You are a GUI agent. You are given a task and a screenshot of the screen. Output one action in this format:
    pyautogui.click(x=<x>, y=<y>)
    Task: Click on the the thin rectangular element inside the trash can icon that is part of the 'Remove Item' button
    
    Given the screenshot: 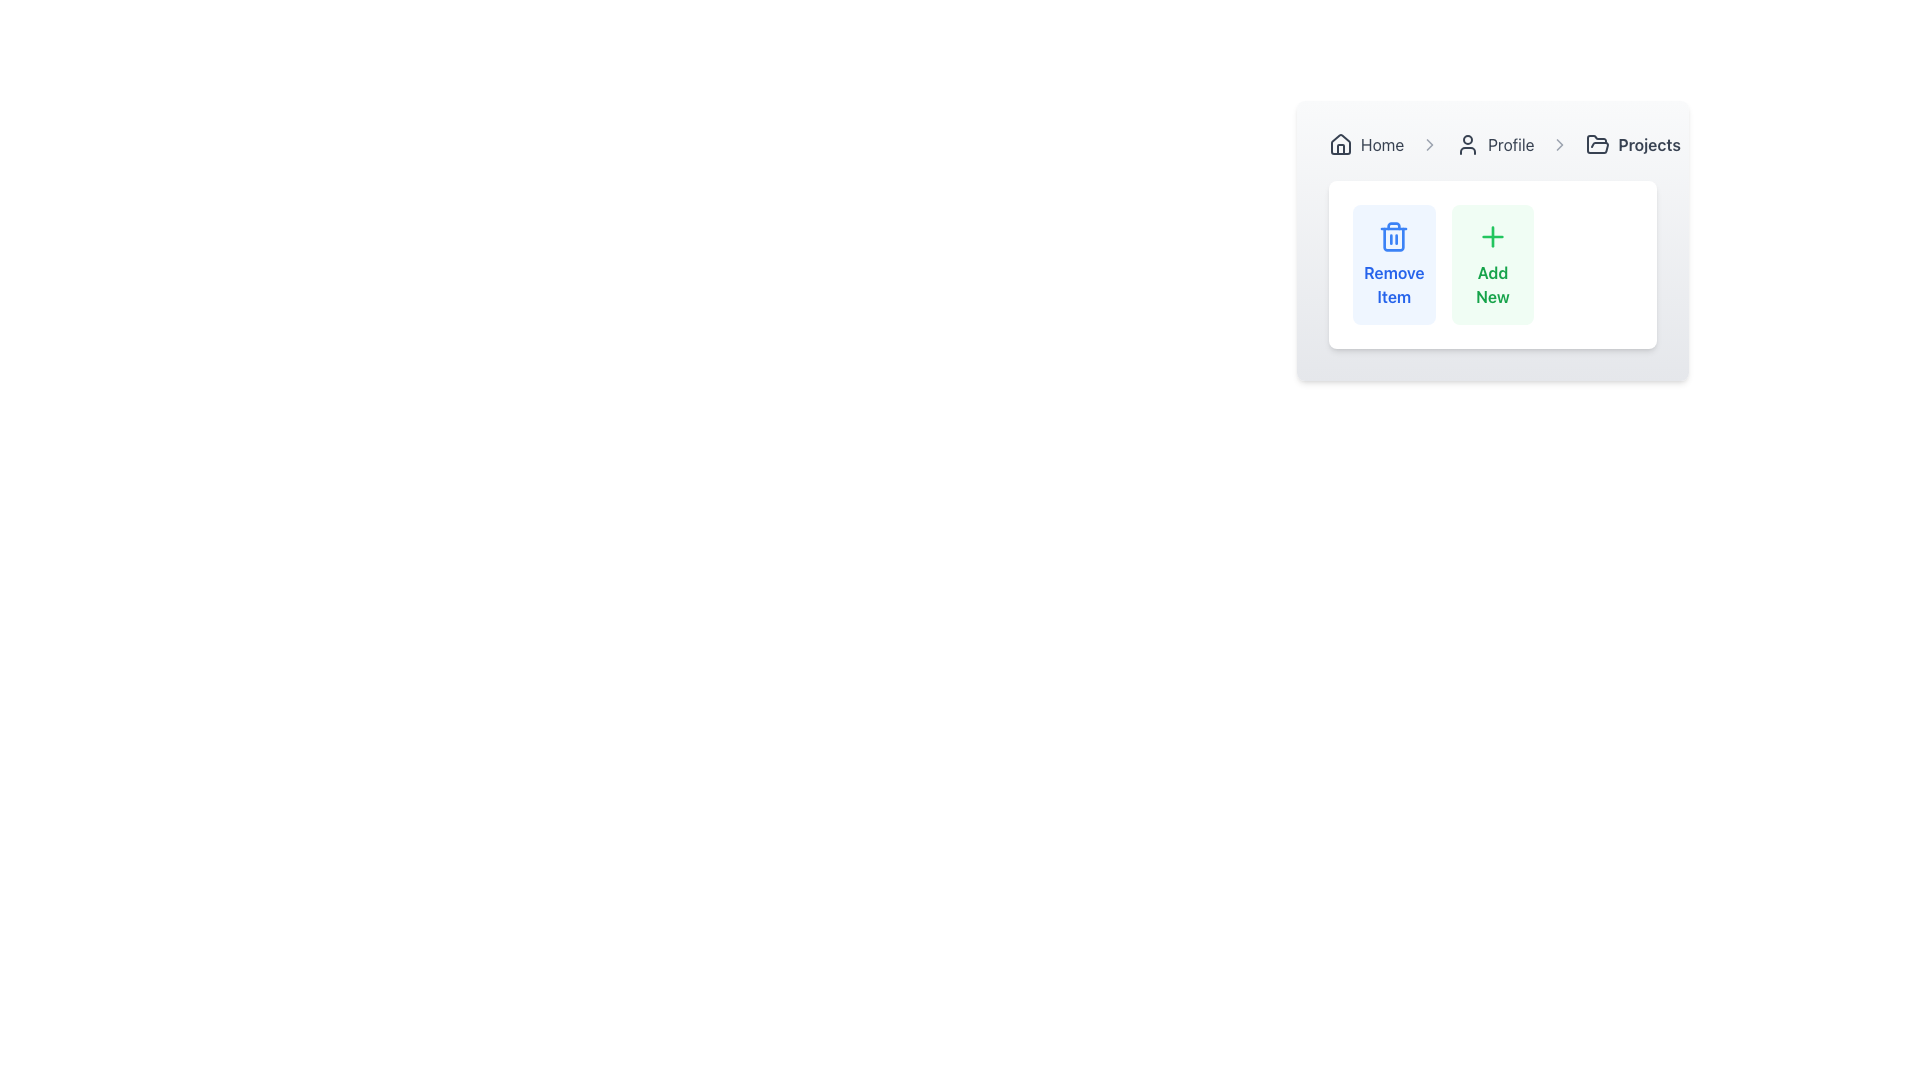 What is the action you would take?
    pyautogui.click(x=1393, y=238)
    